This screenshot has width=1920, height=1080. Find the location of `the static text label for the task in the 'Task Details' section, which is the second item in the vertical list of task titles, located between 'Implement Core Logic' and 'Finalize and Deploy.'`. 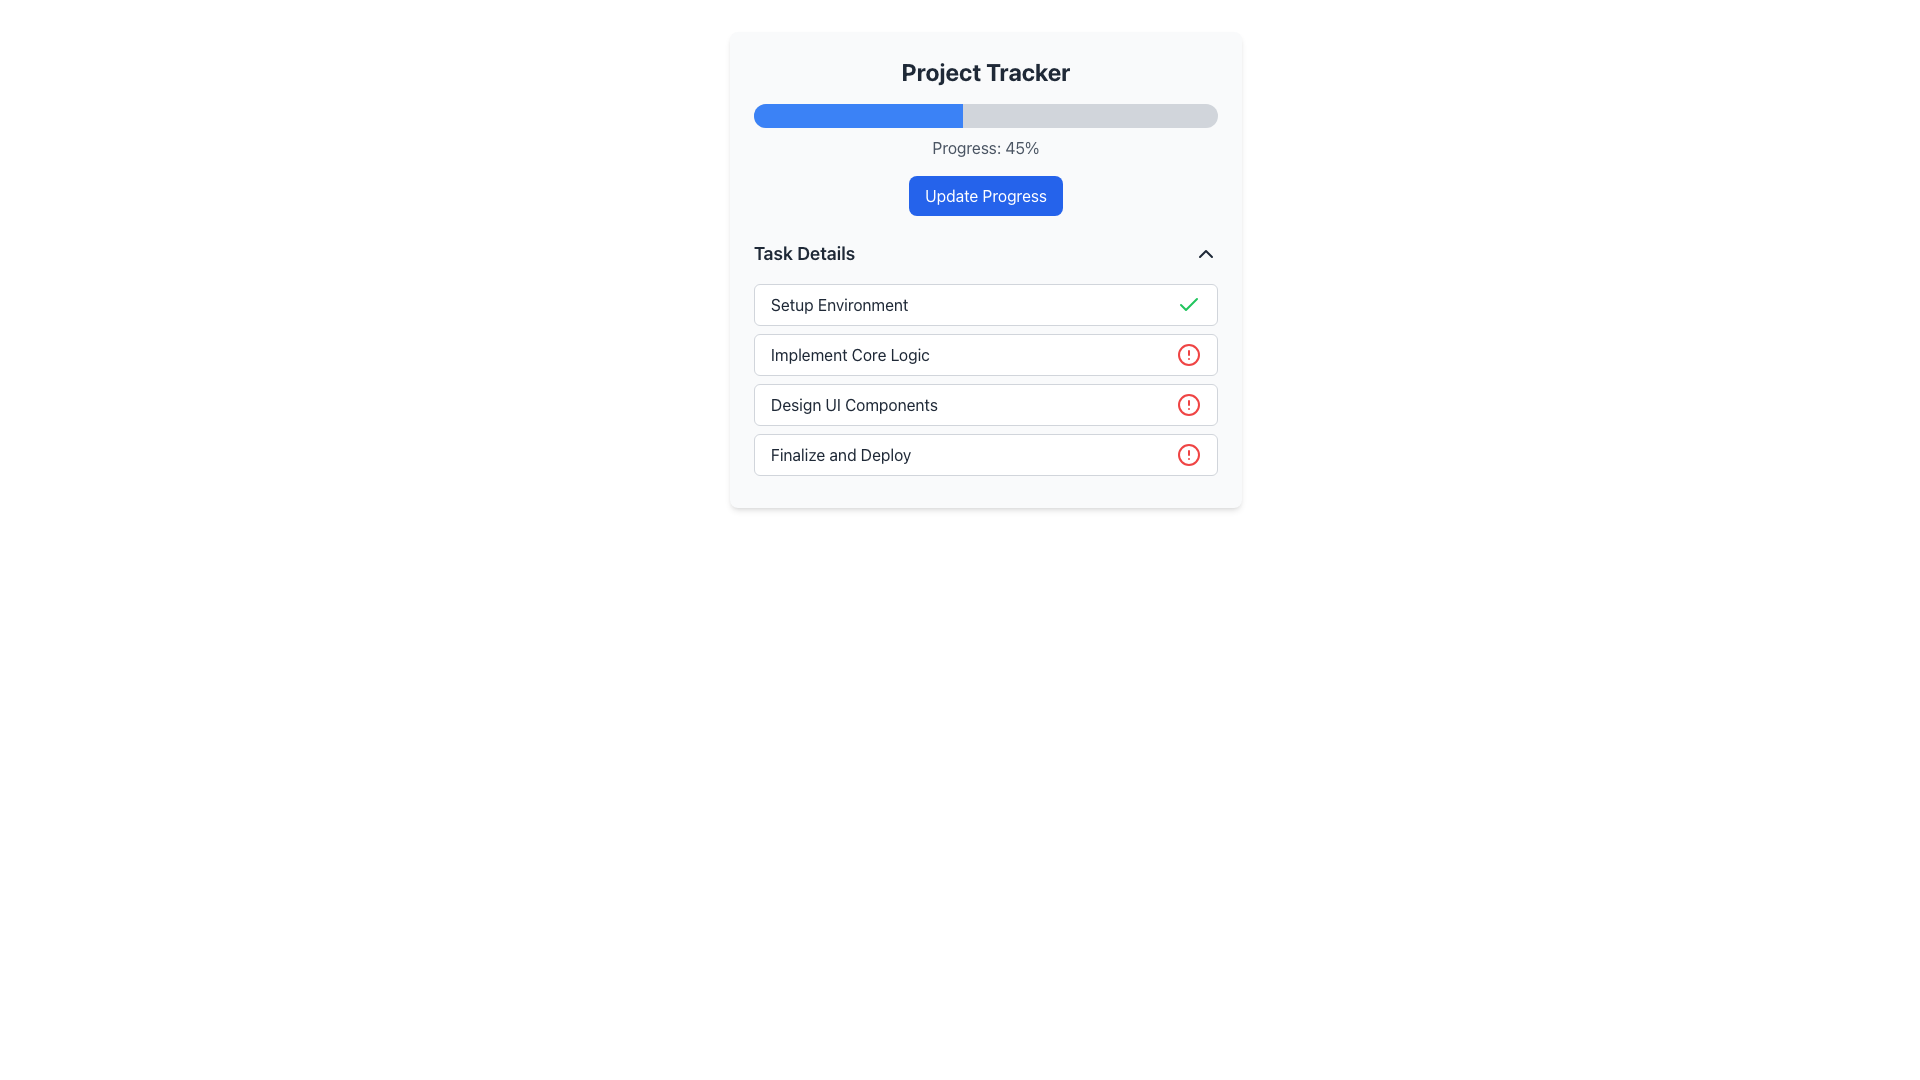

the static text label for the task in the 'Task Details' section, which is the second item in the vertical list of task titles, located between 'Implement Core Logic' and 'Finalize and Deploy.' is located at coordinates (854, 405).